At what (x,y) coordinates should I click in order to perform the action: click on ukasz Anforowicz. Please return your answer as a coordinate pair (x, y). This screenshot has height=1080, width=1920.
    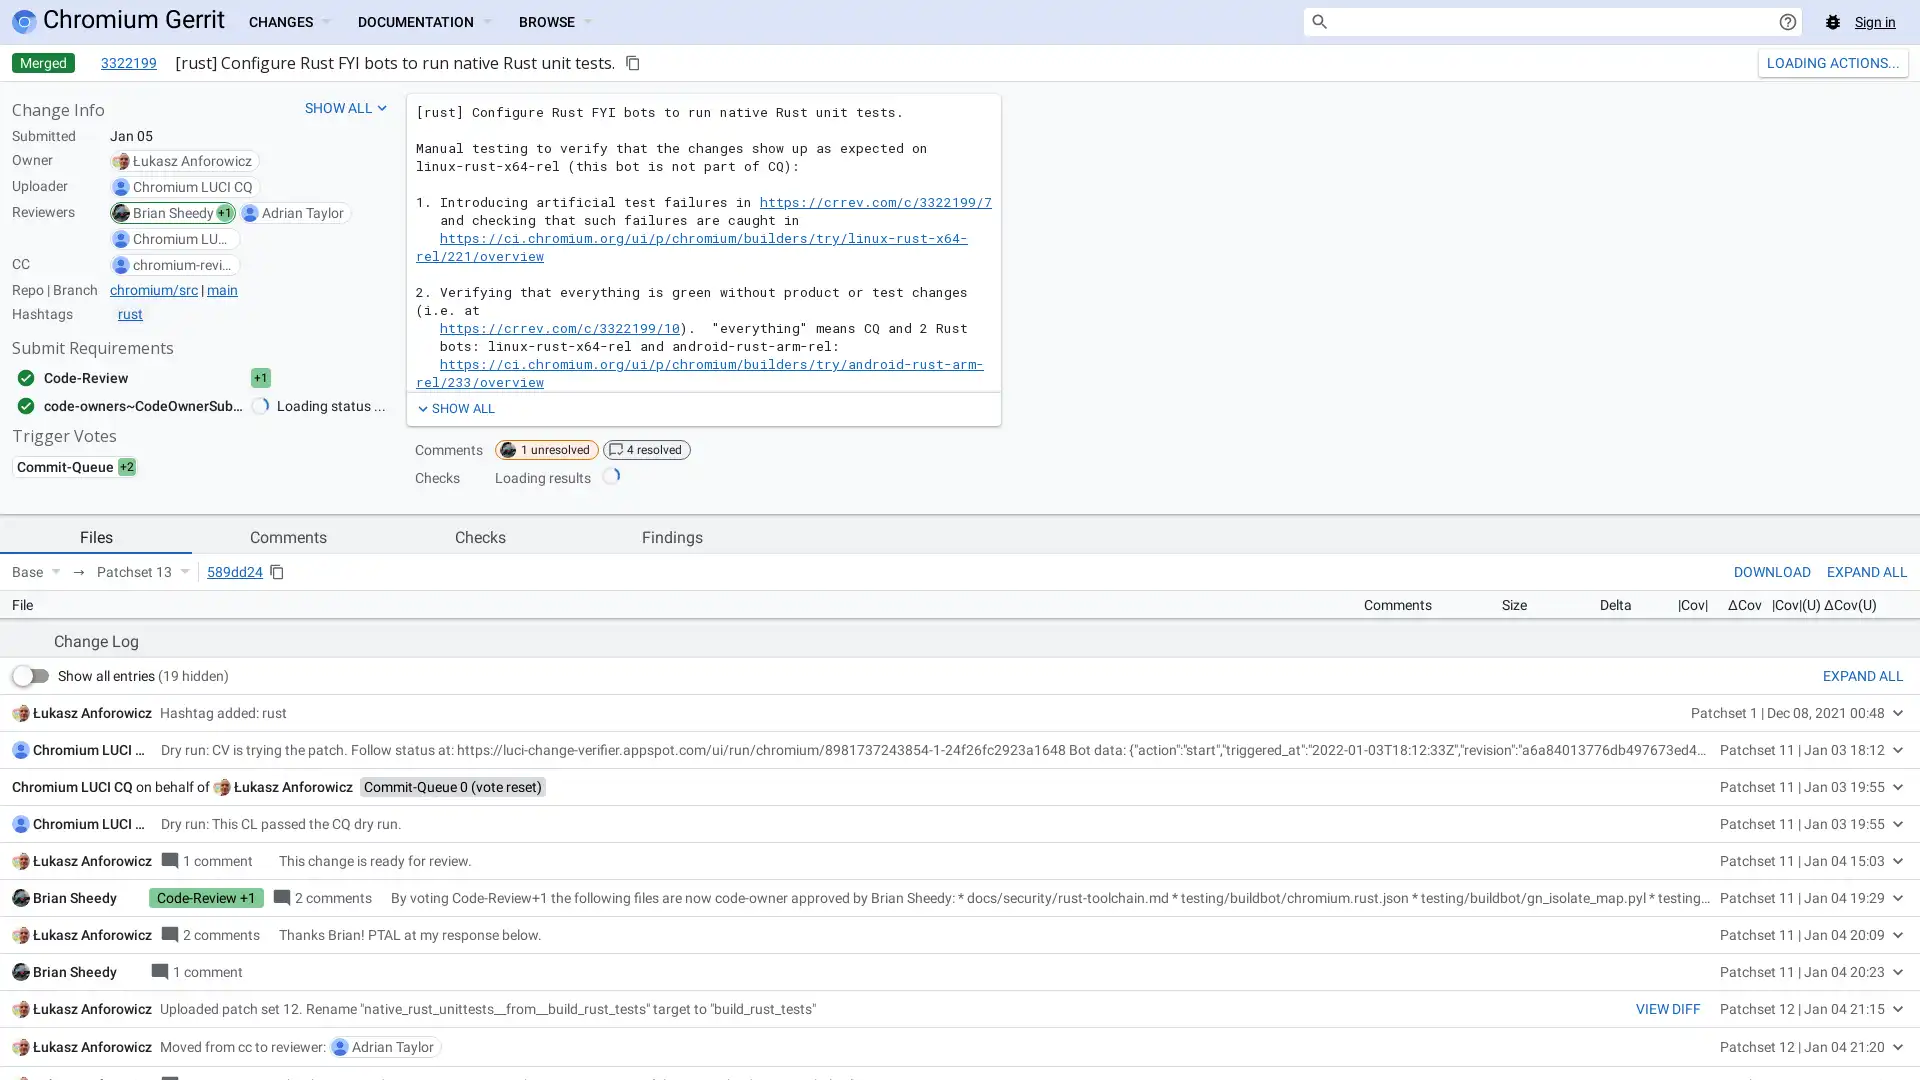
    Looking at the image, I should click on (192, 160).